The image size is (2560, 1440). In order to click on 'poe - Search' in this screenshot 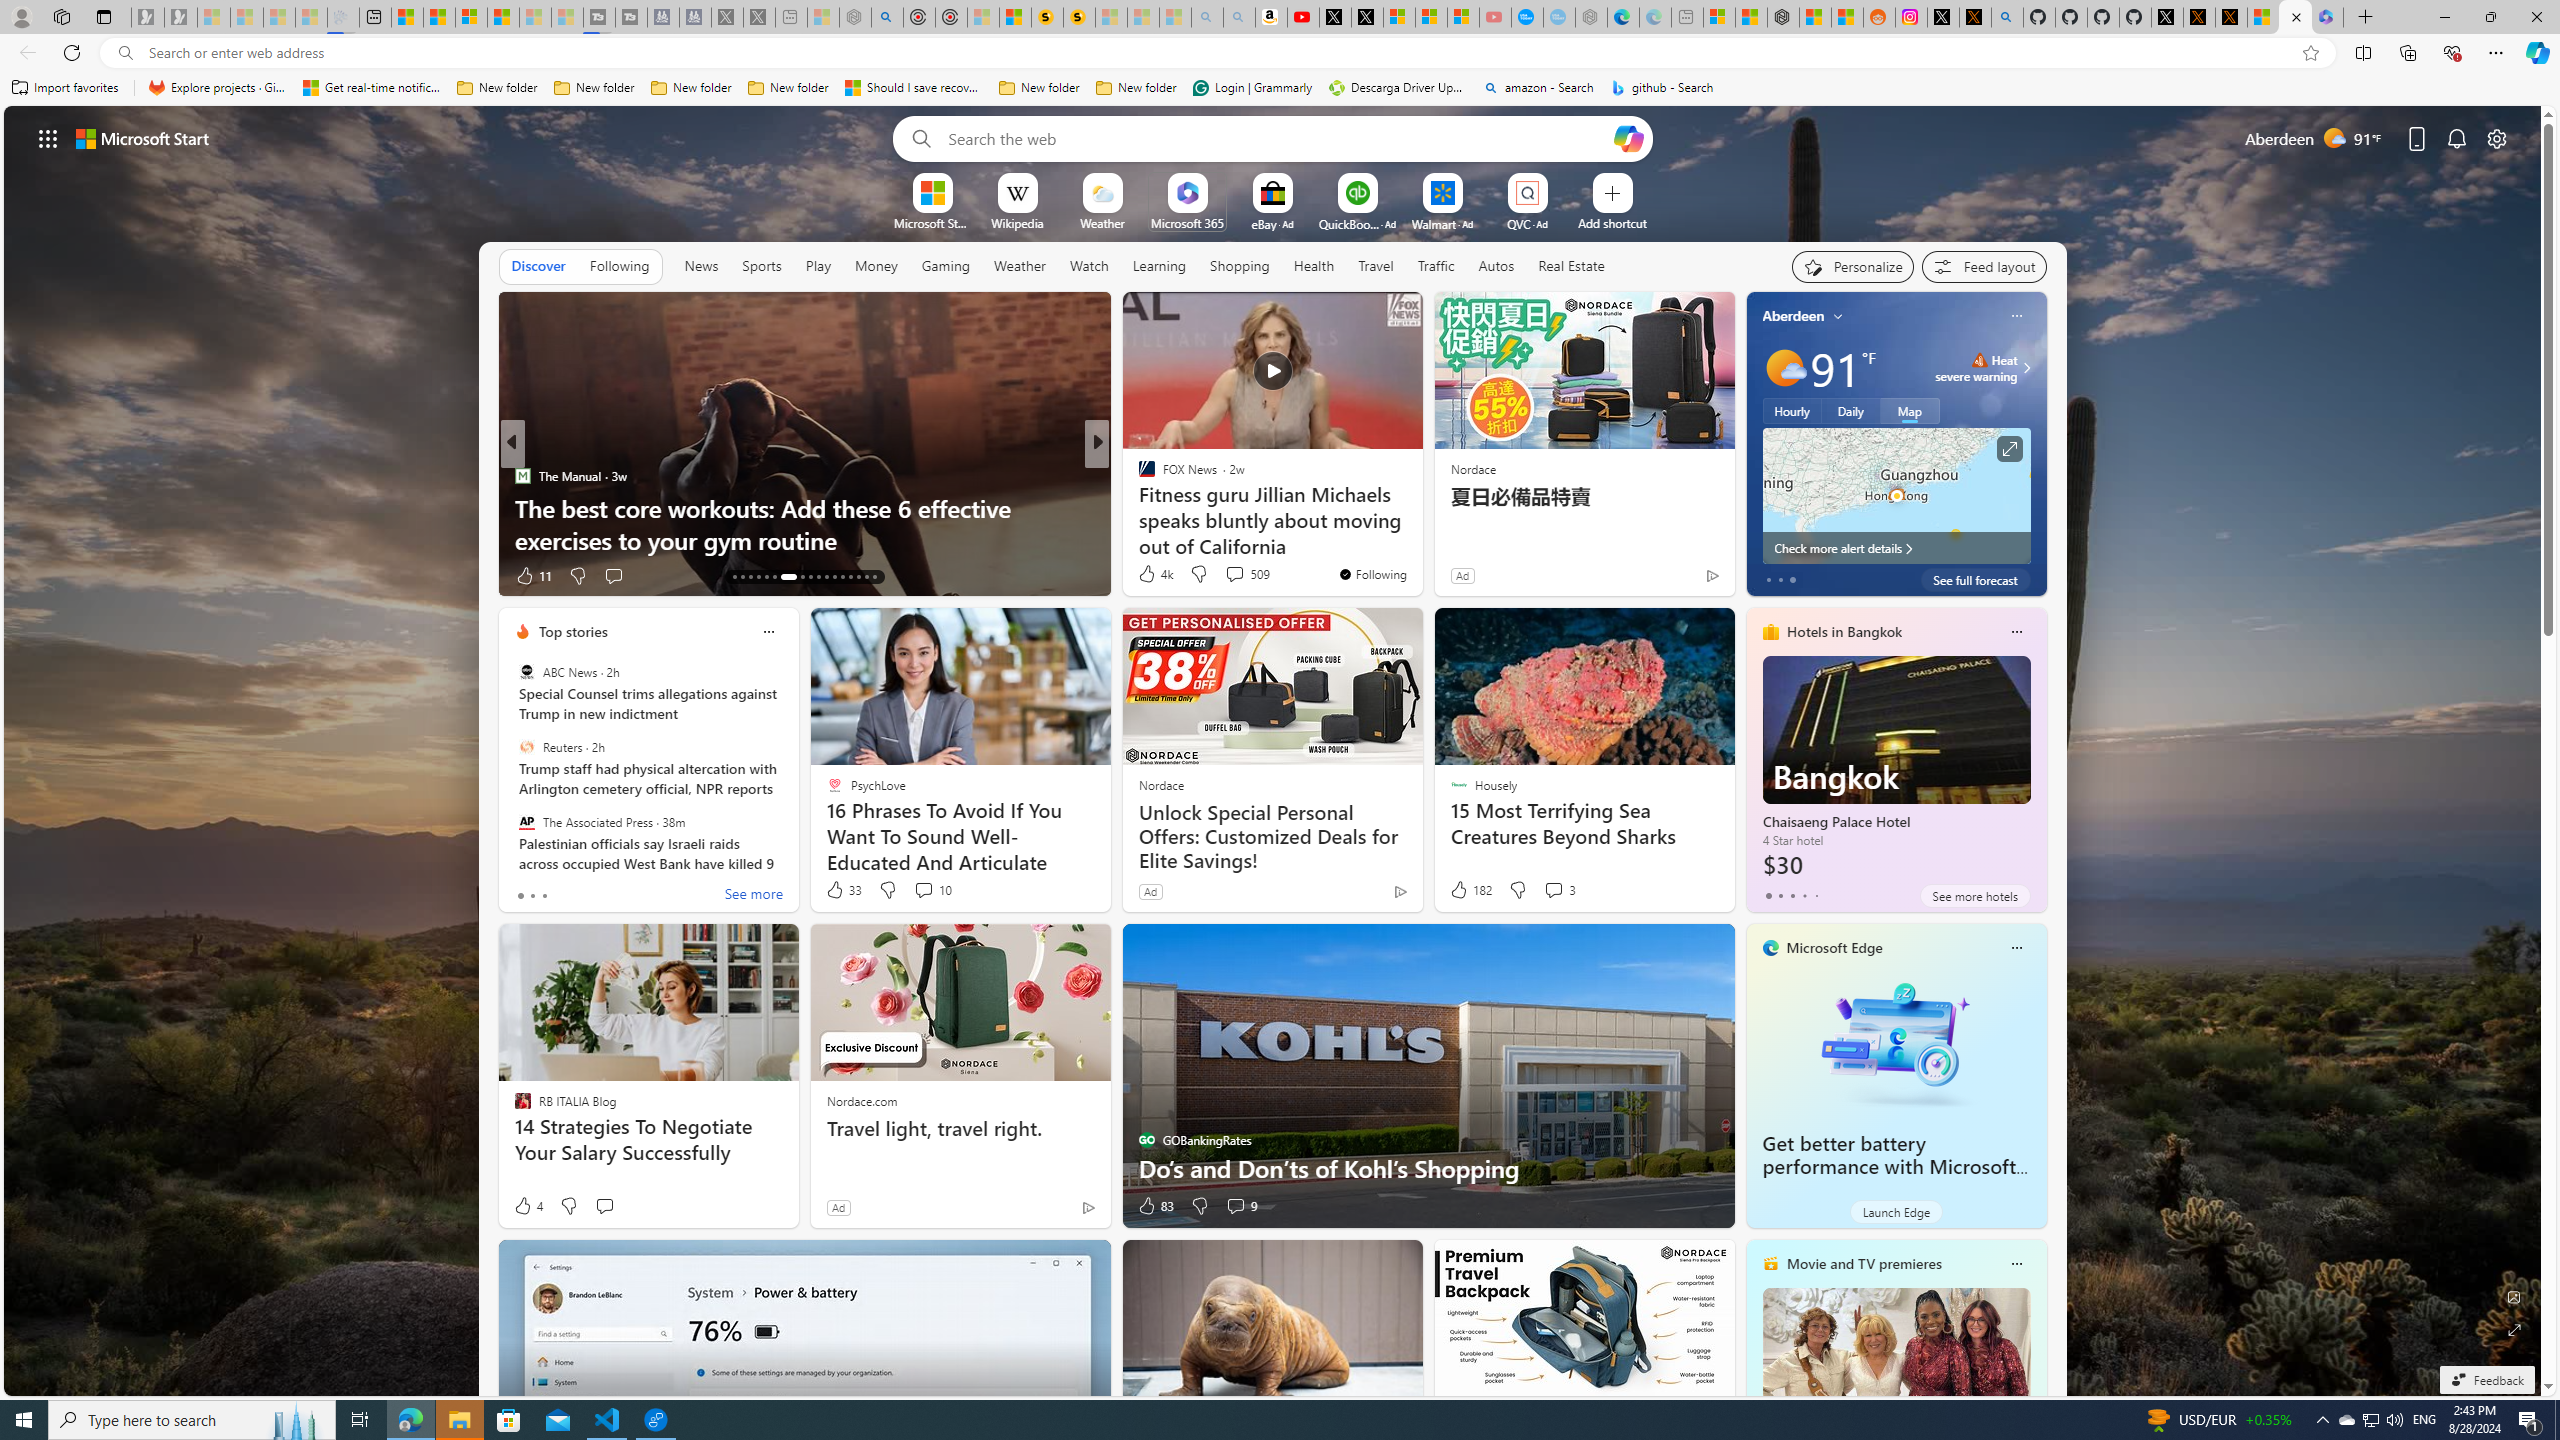, I will do `click(886, 16)`.